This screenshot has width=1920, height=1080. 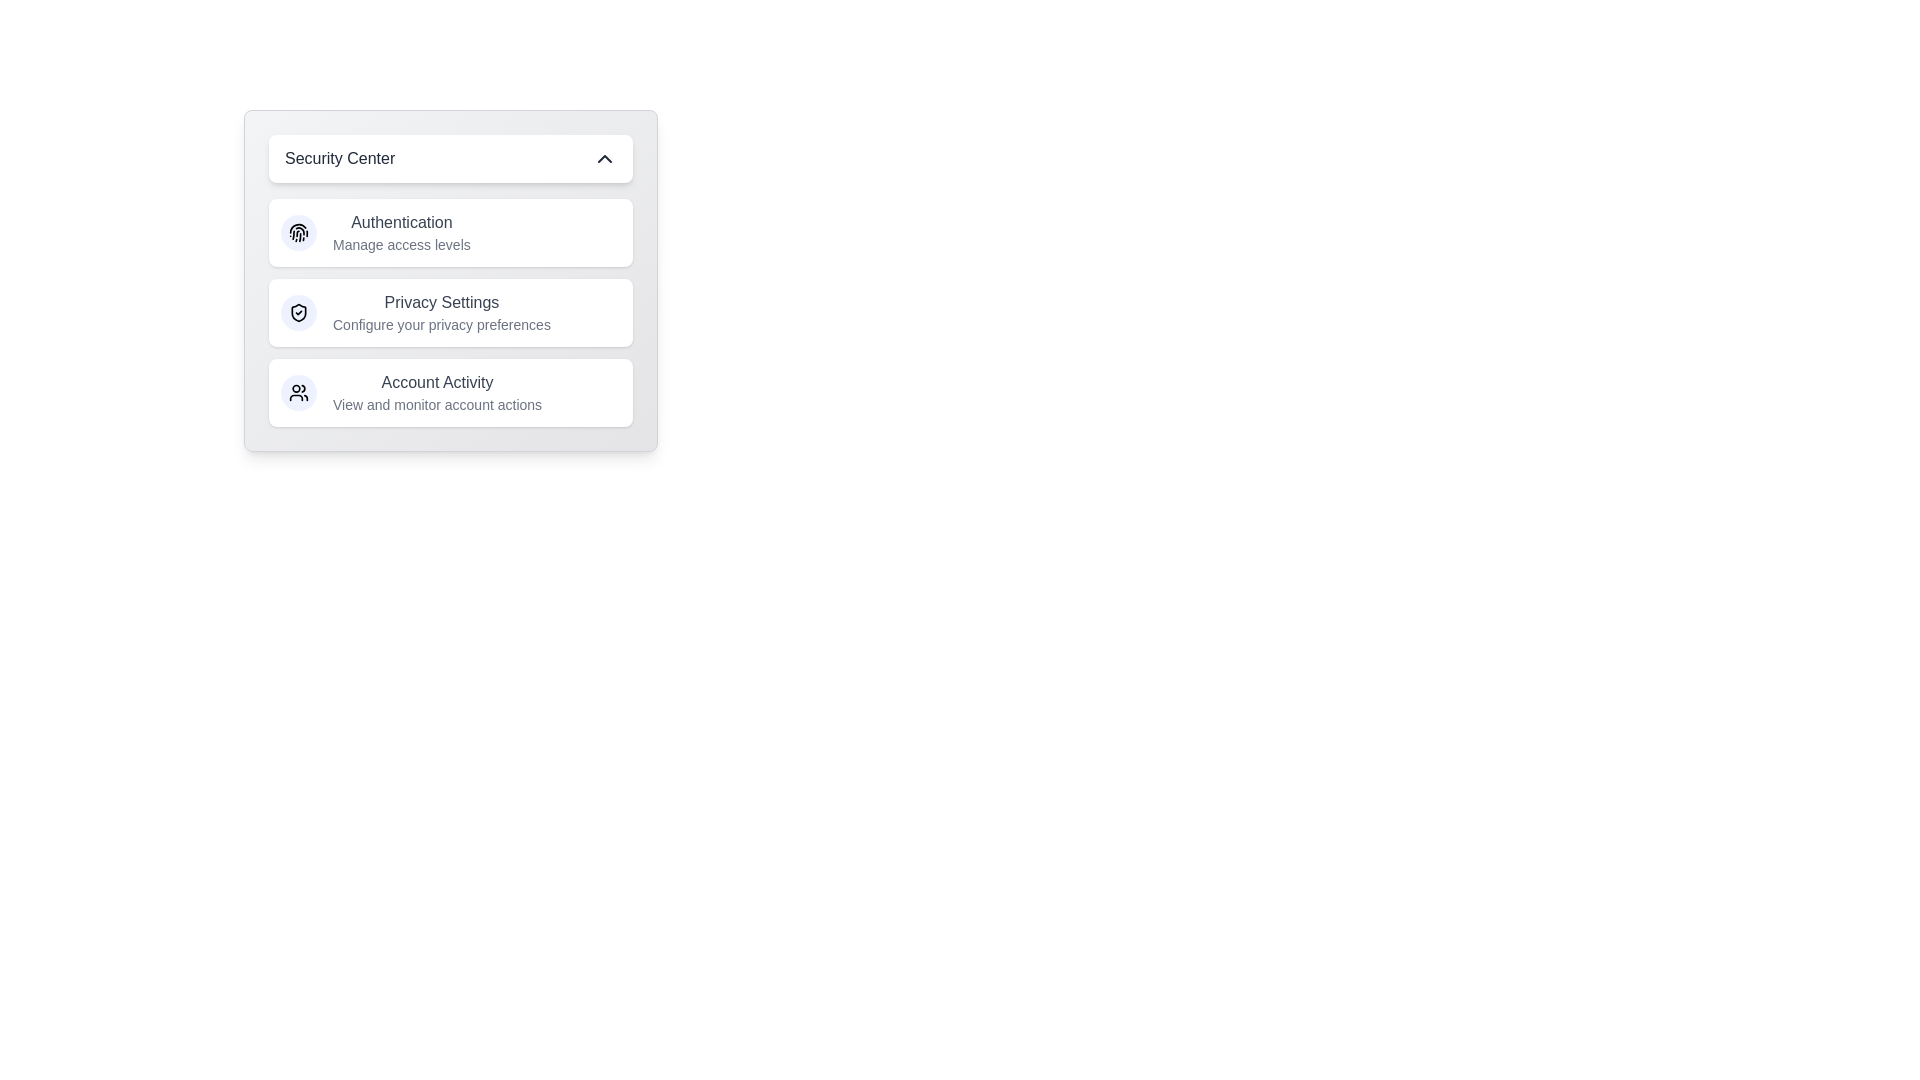 What do you see at coordinates (450, 312) in the screenshot?
I see `the menu item corresponding to Privacy Settings` at bounding box center [450, 312].